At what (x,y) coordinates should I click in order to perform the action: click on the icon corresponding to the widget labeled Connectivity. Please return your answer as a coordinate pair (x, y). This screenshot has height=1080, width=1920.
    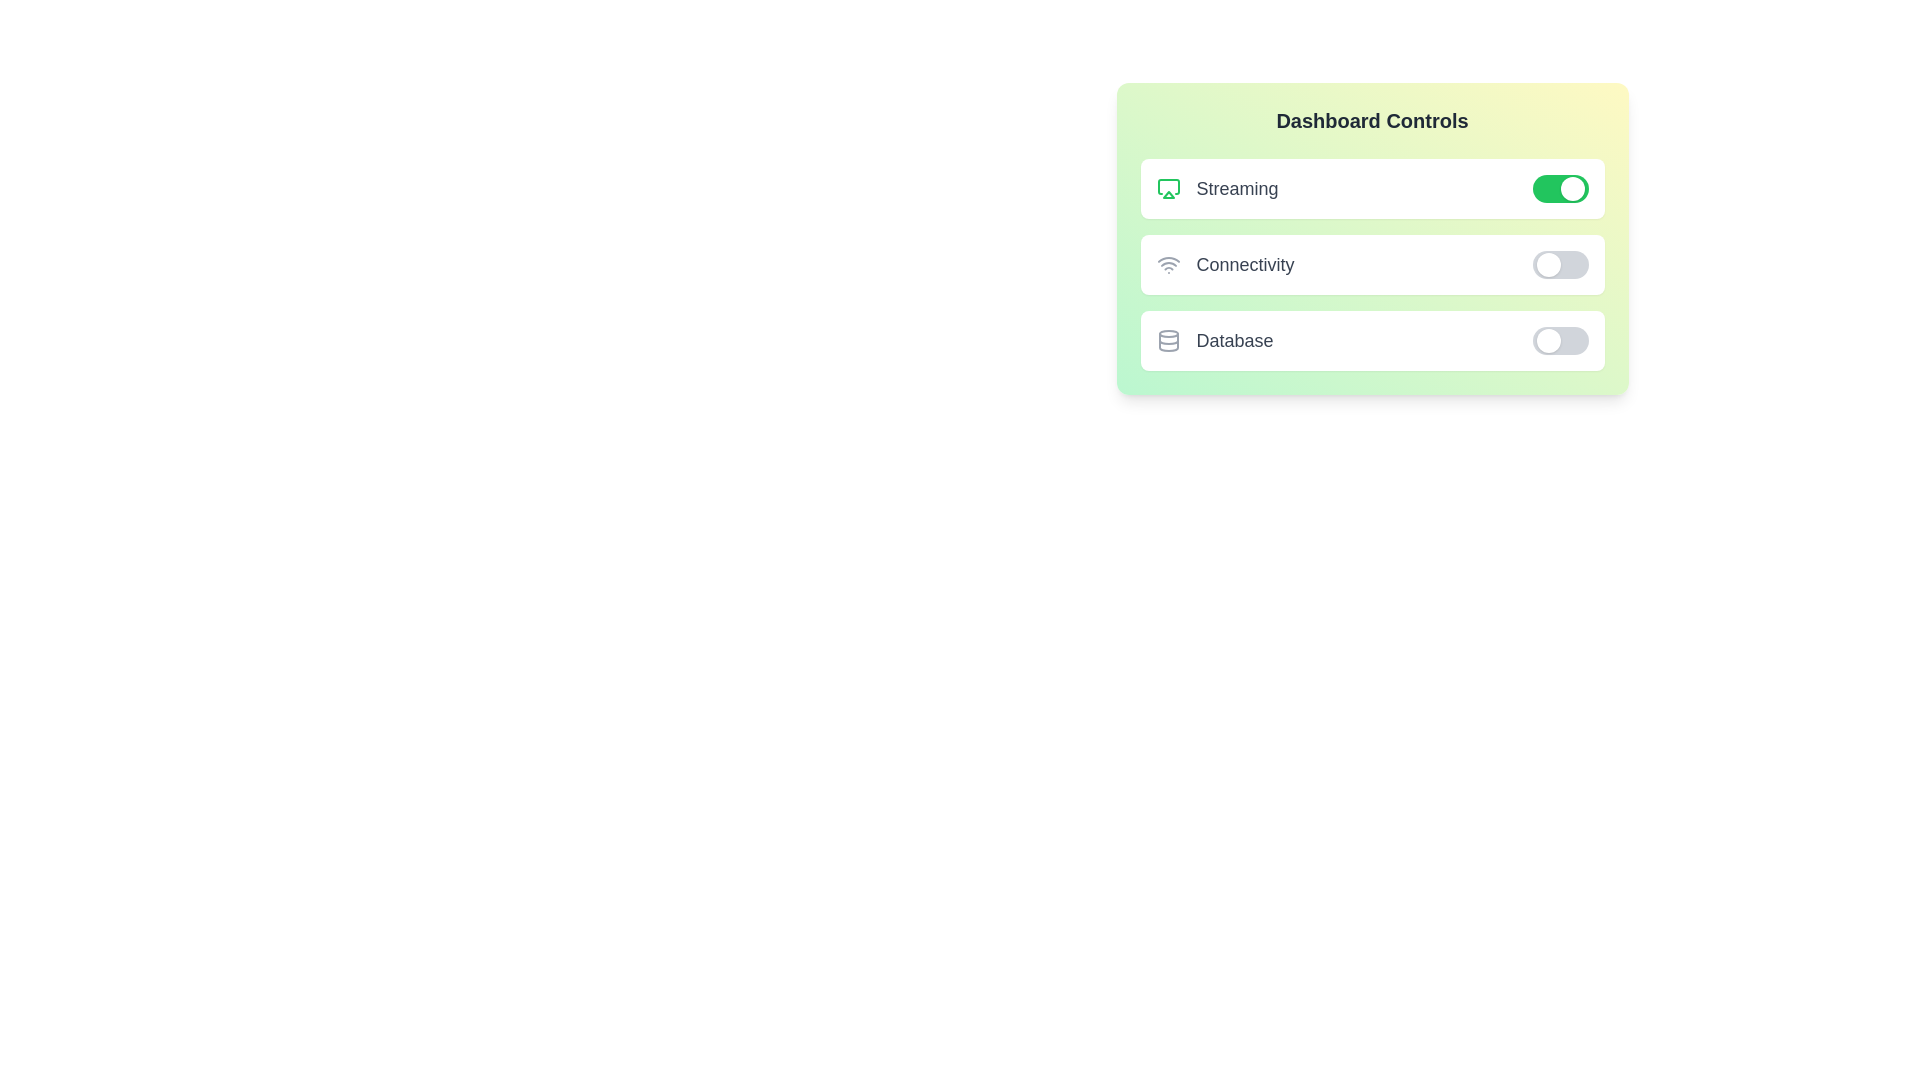
    Looking at the image, I should click on (1168, 264).